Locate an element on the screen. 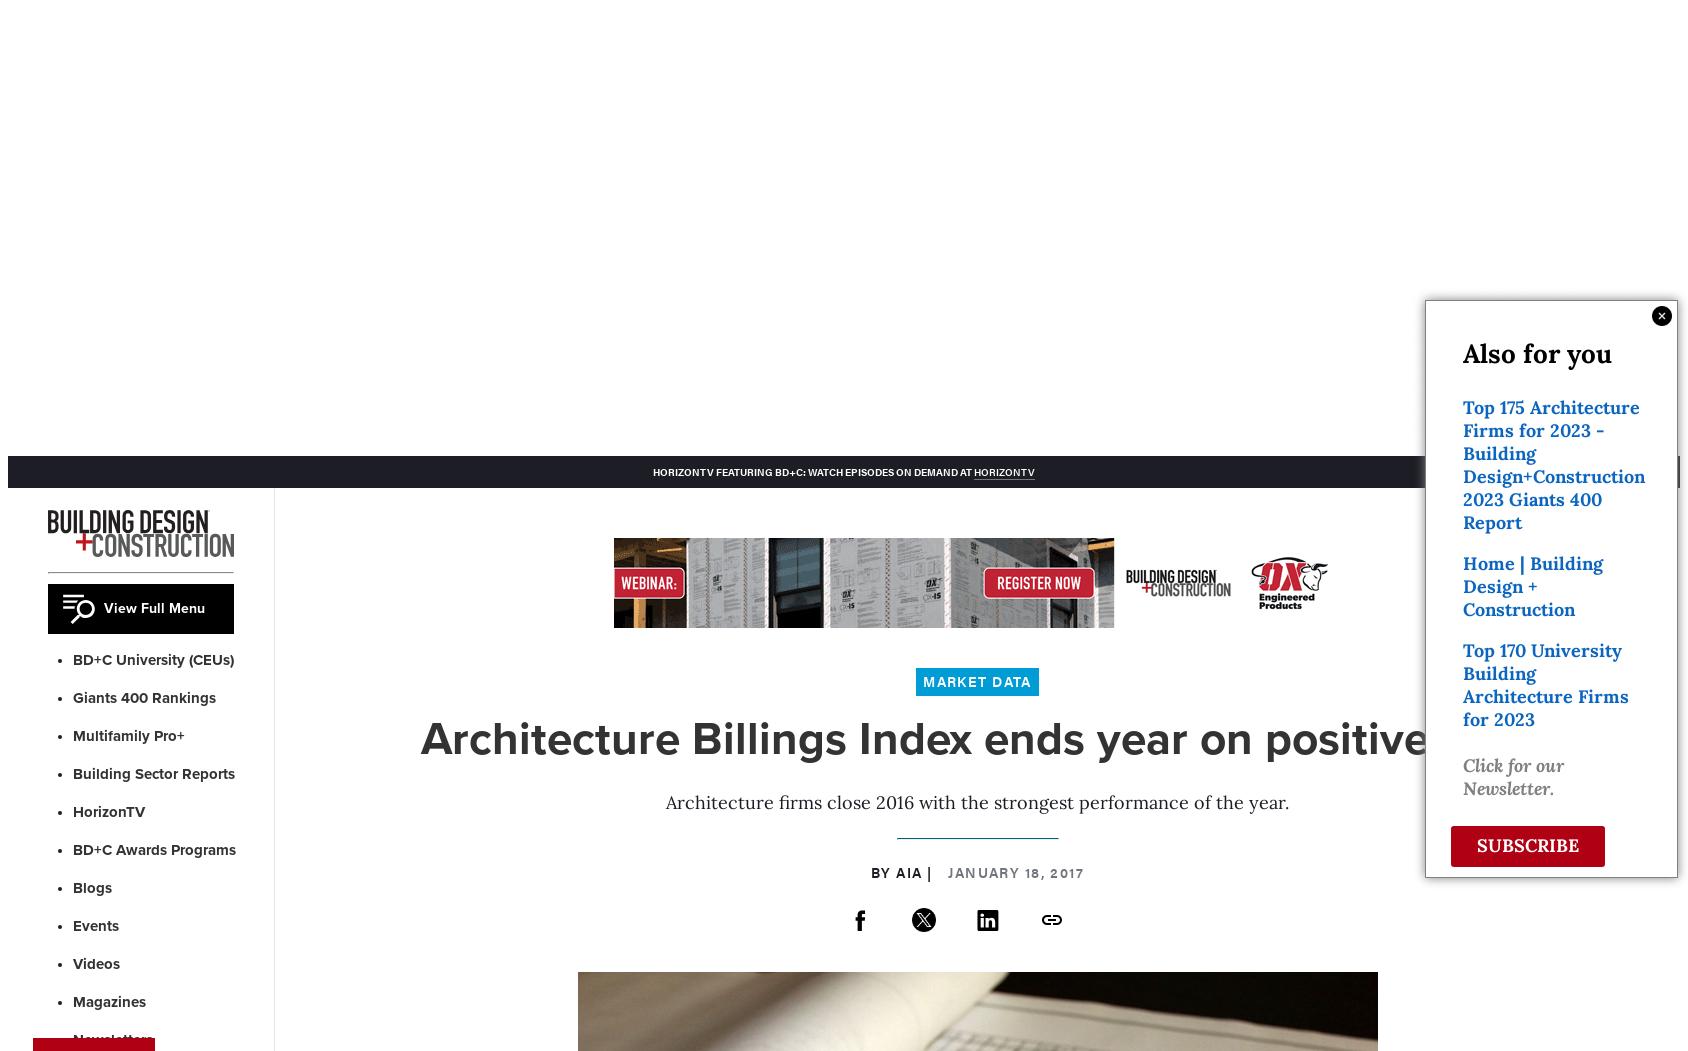 Image resolution: width=1688 pixels, height=1051 pixels. 'By AIA
 |' is located at coordinates (900, 871).